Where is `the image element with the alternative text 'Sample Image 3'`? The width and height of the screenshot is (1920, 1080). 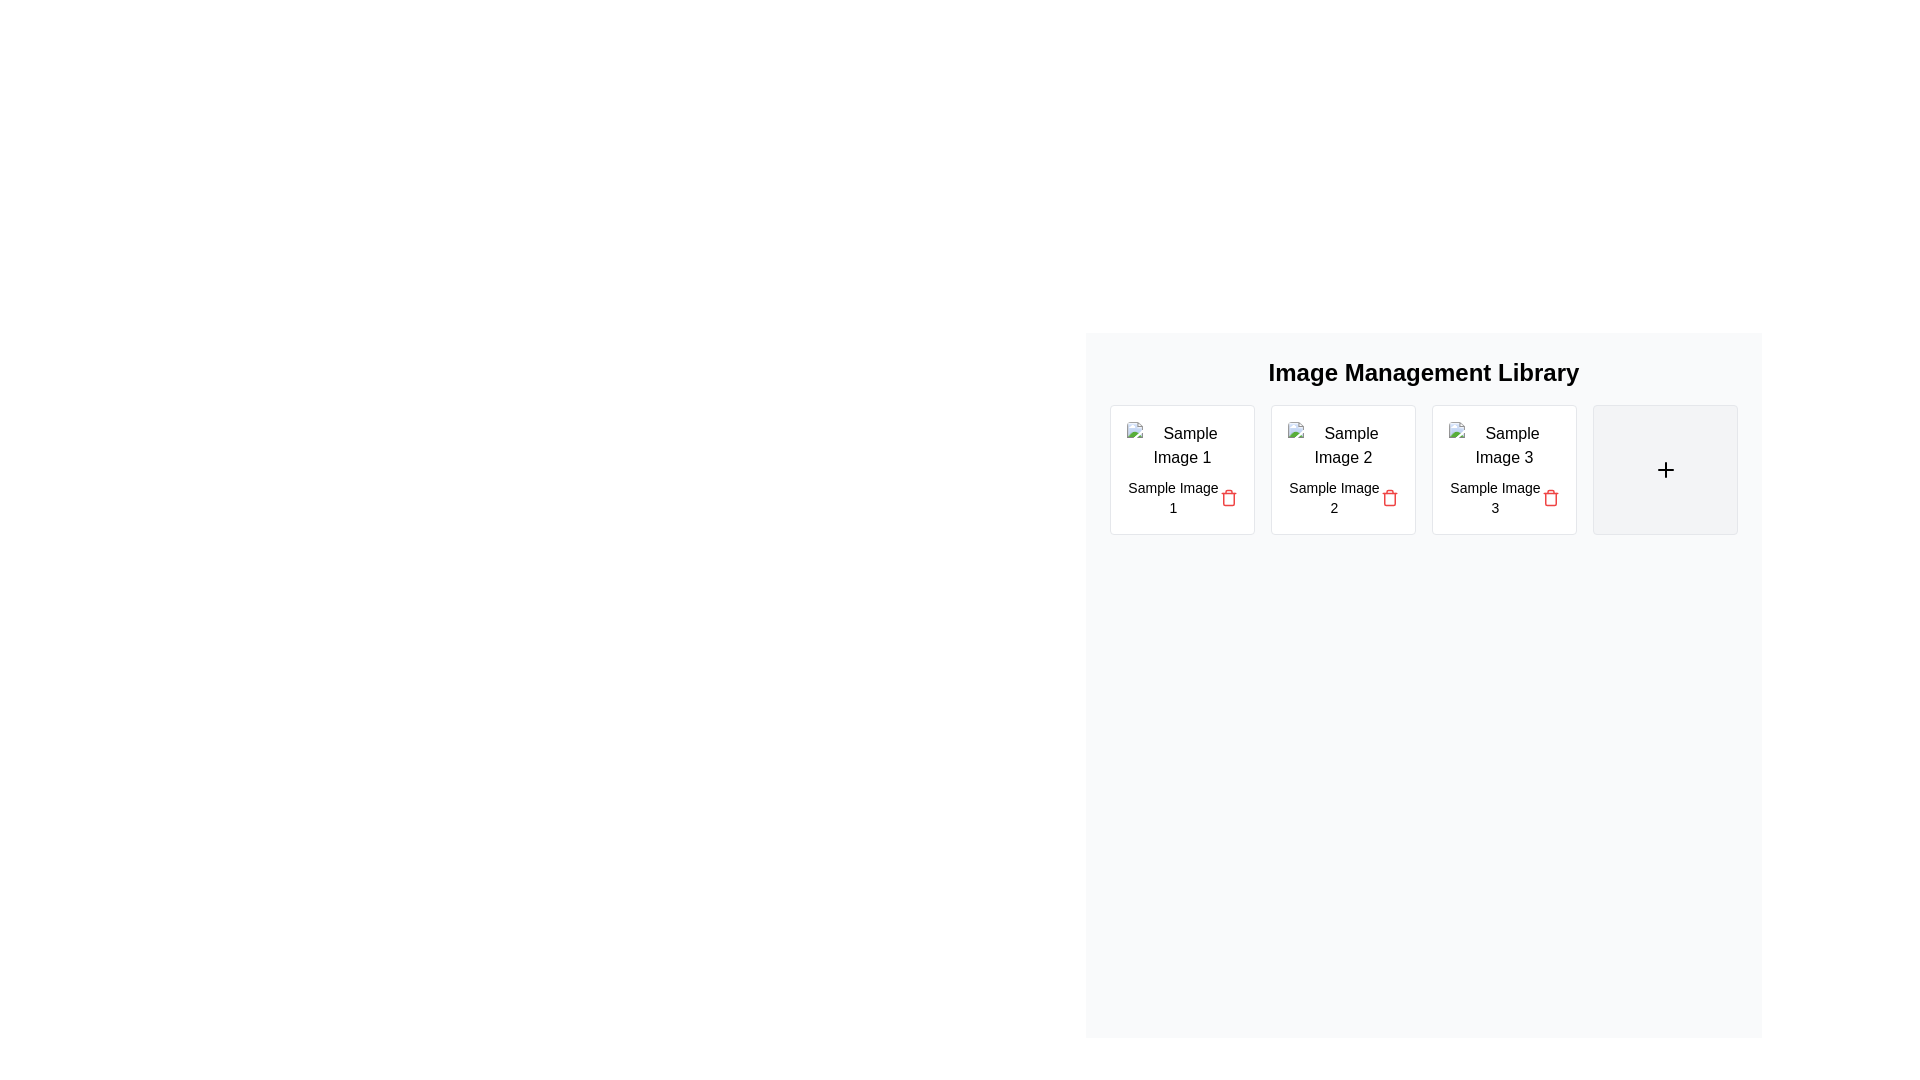 the image element with the alternative text 'Sample Image 3' is located at coordinates (1504, 445).